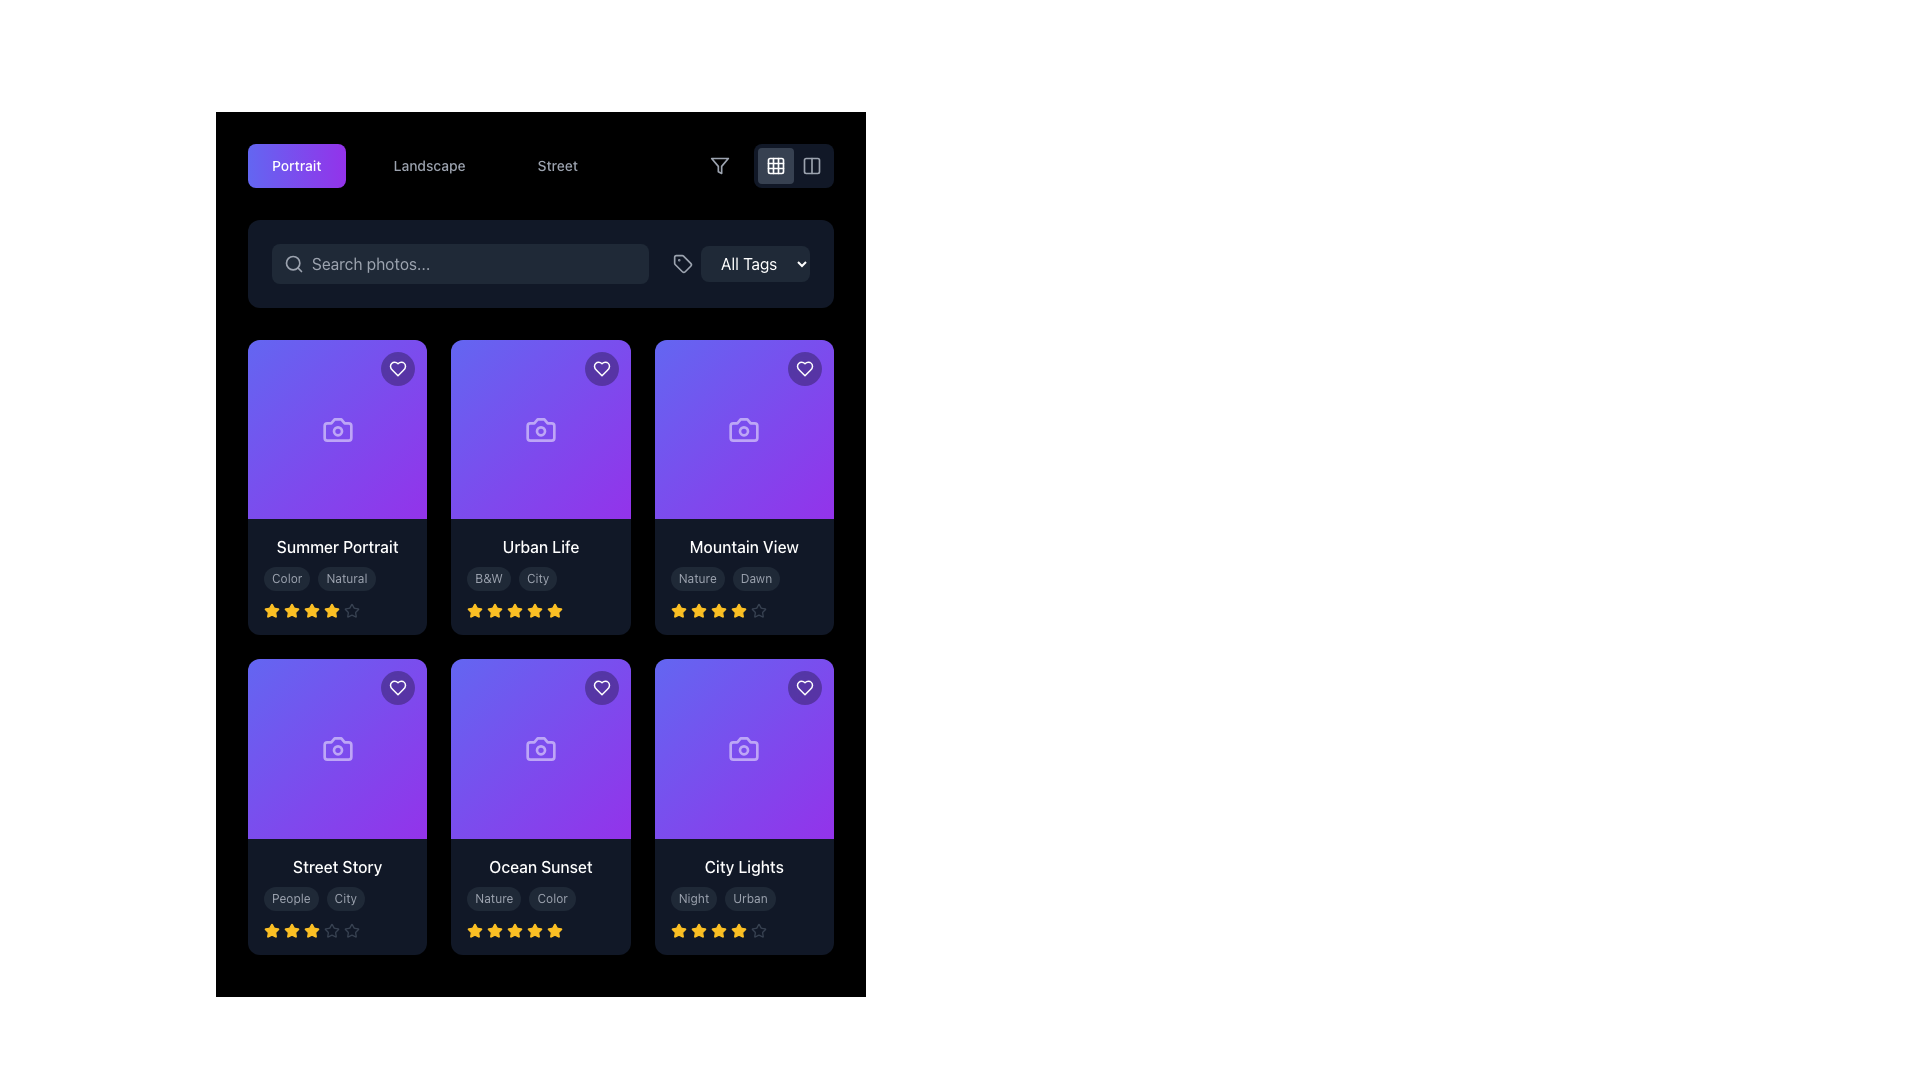 The width and height of the screenshot is (1920, 1080). I want to click on the fourth filled amber star icon in the rating section below the 'Street Story' item card, so click(311, 929).